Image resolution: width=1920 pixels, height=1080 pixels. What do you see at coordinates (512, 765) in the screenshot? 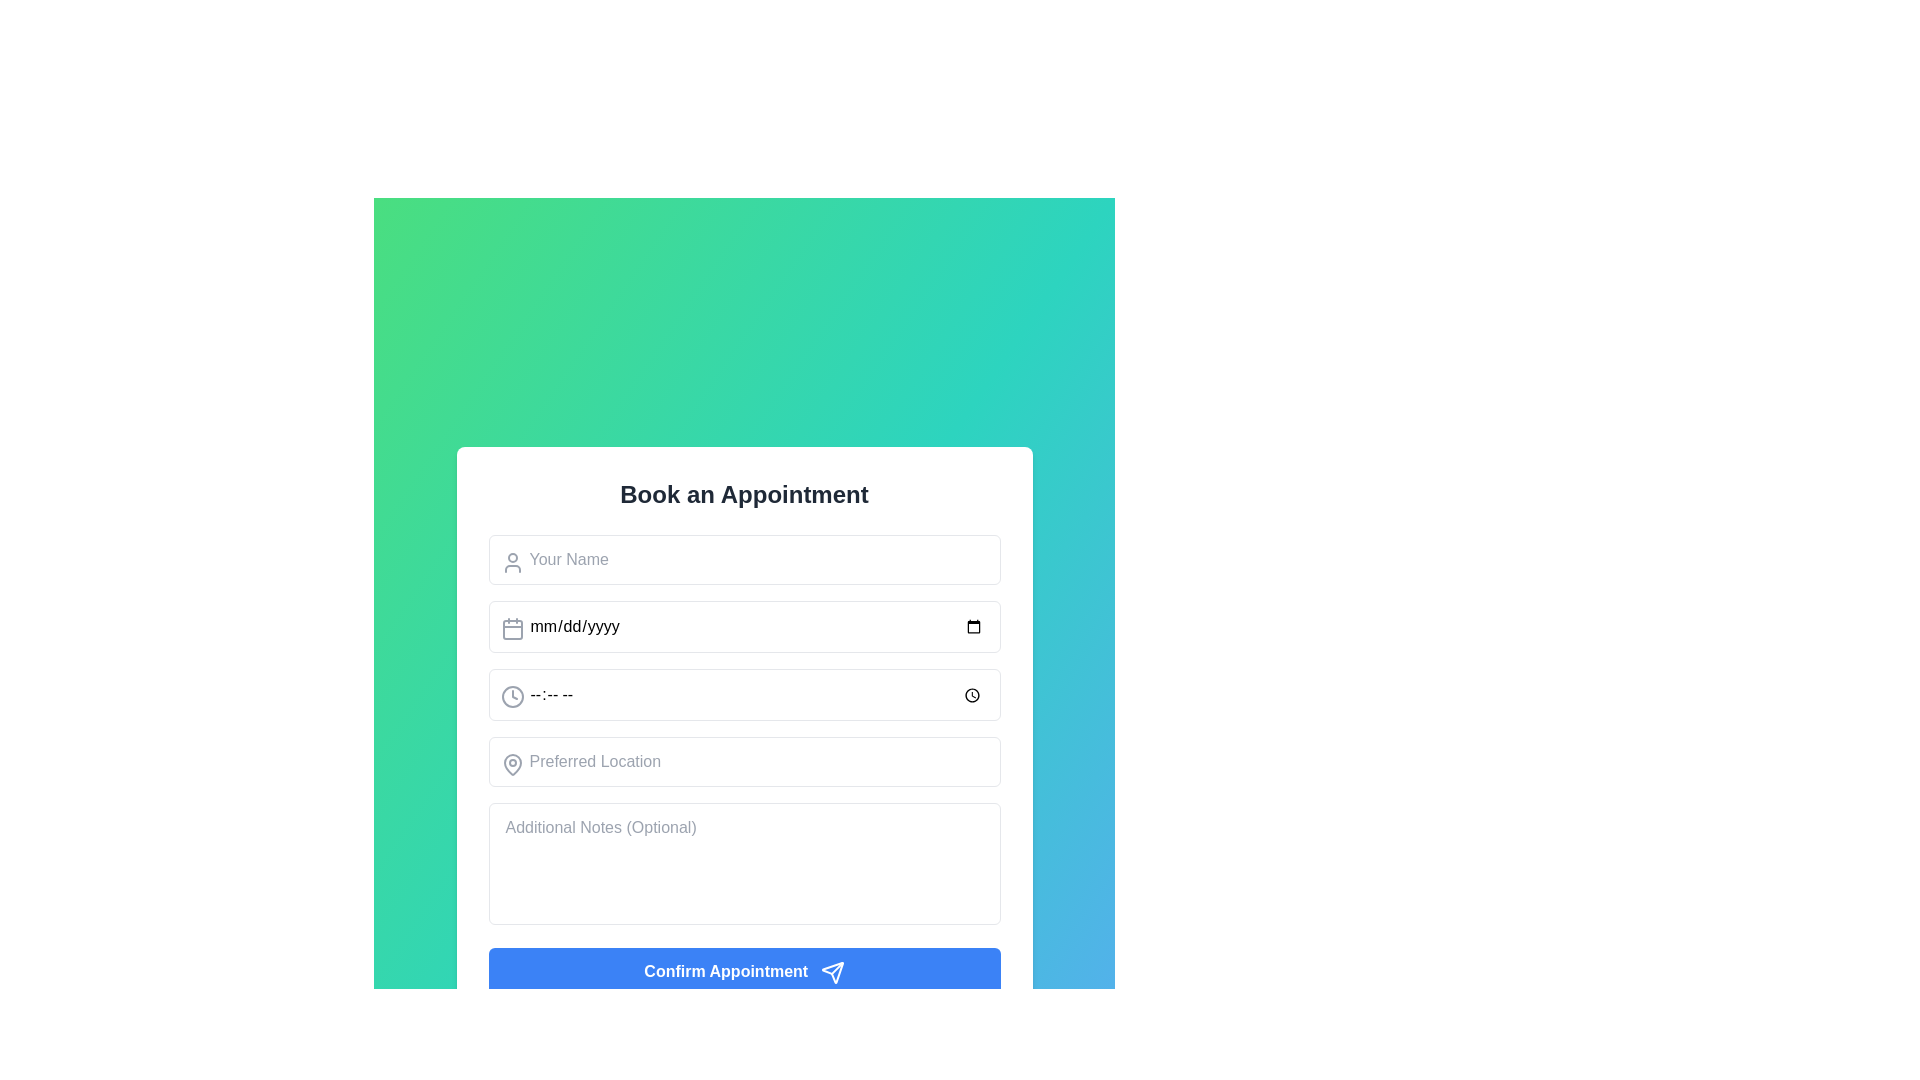
I see `the pin icon, which resembles a map location marker, located at the leftmost position within the 'Preferred Location' input field` at bounding box center [512, 765].